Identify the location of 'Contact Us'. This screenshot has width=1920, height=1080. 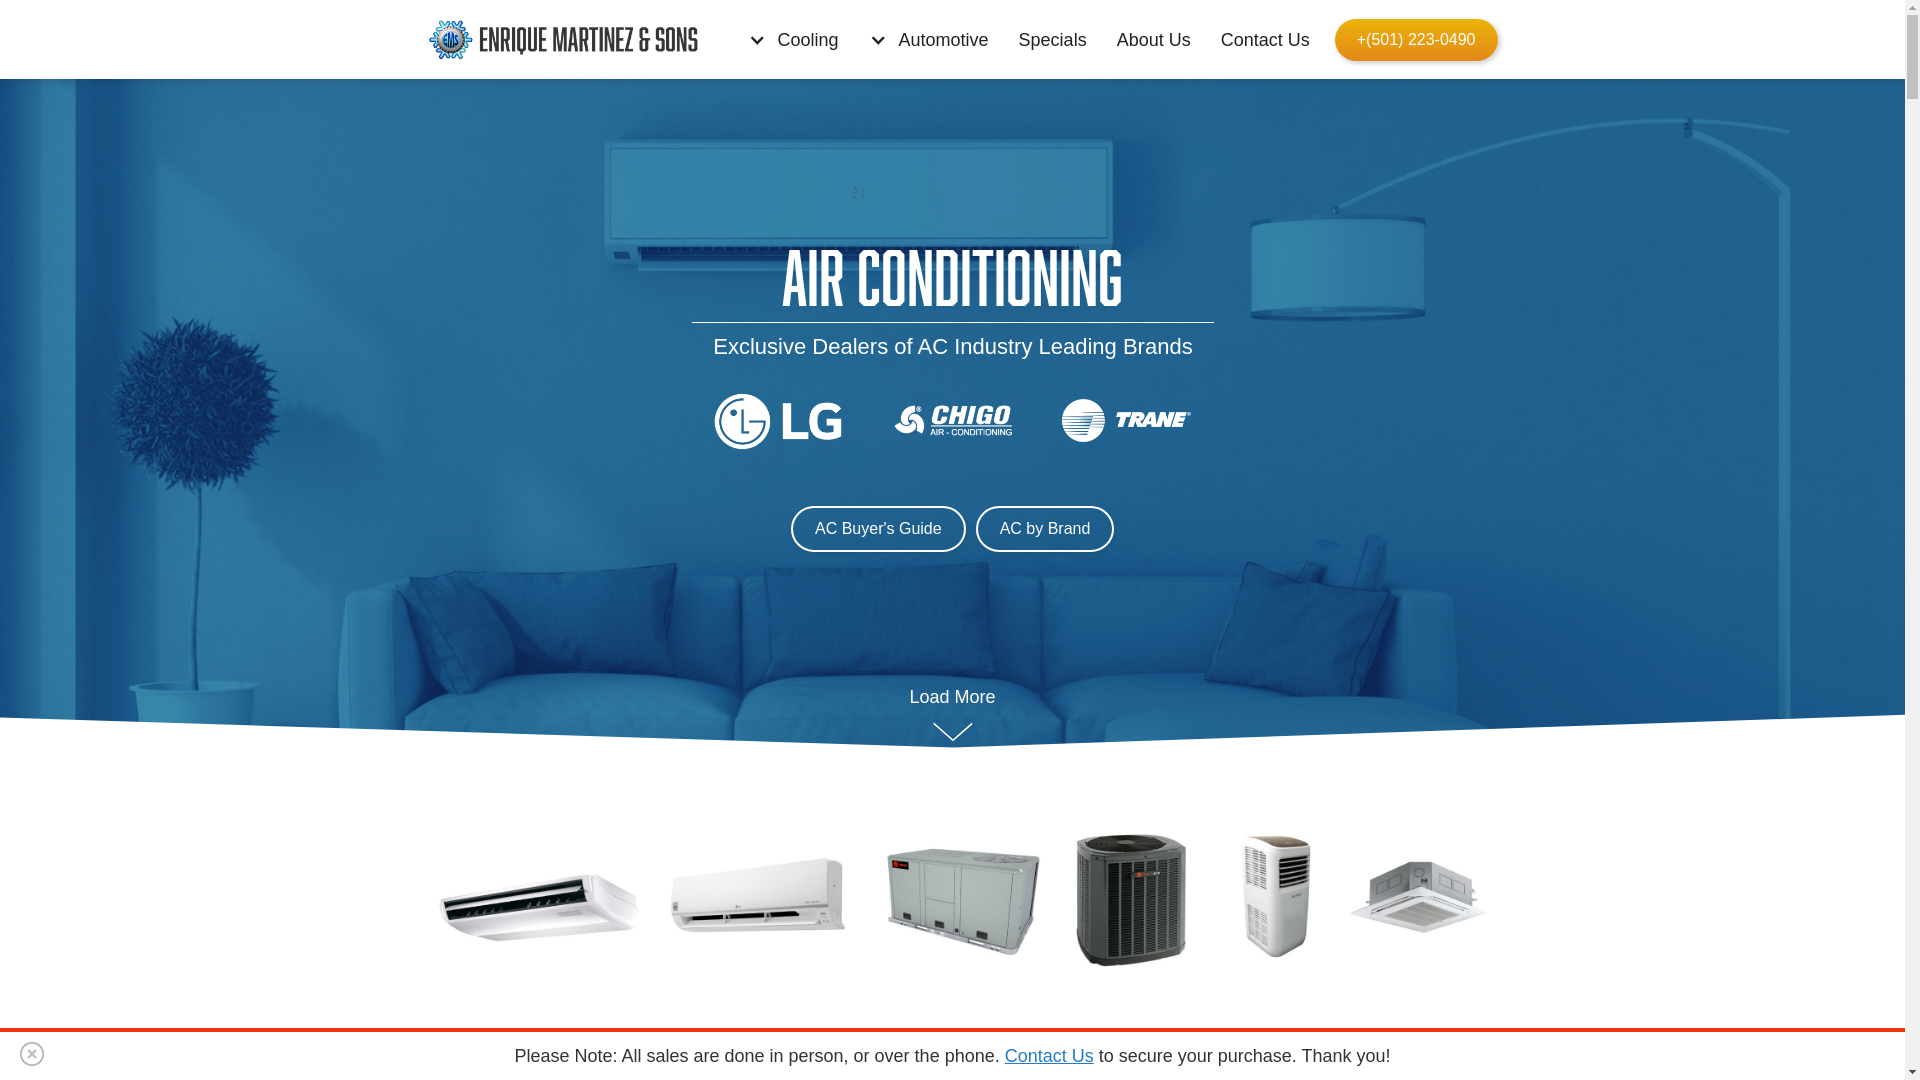
(1269, 39).